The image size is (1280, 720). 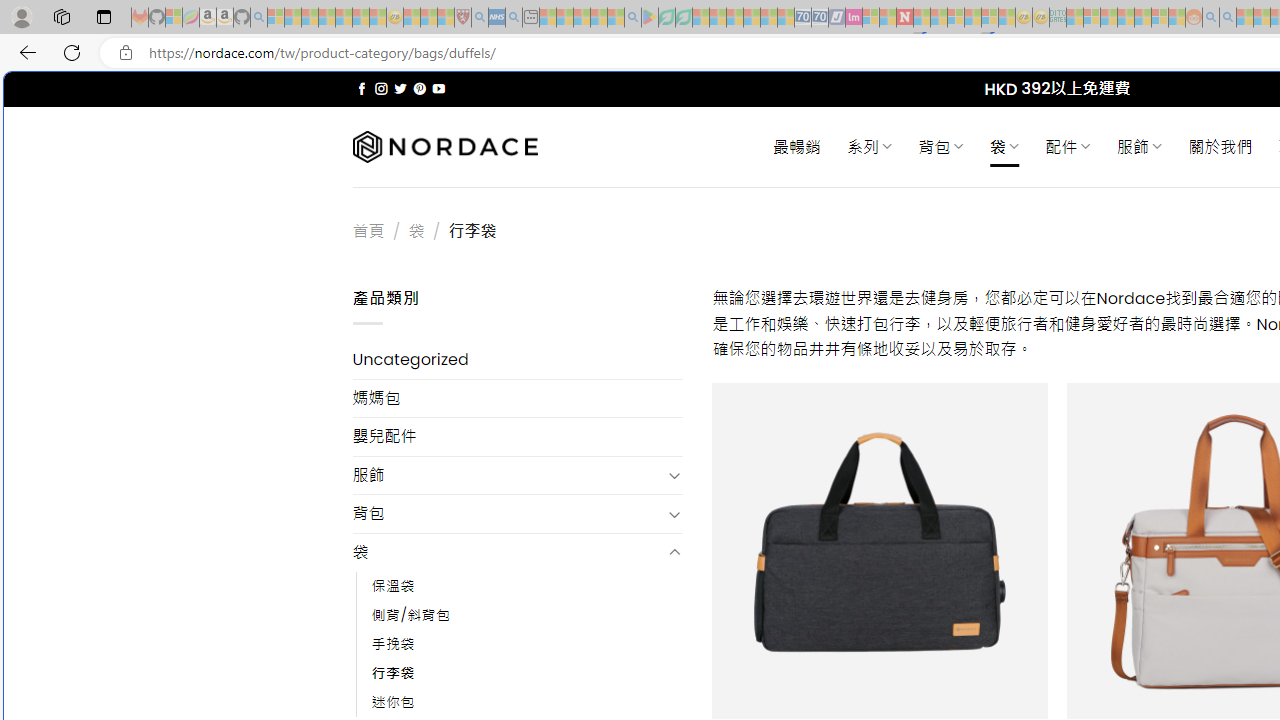 I want to click on 'Terms of Use Agreement - Sleeping', so click(x=666, y=17).